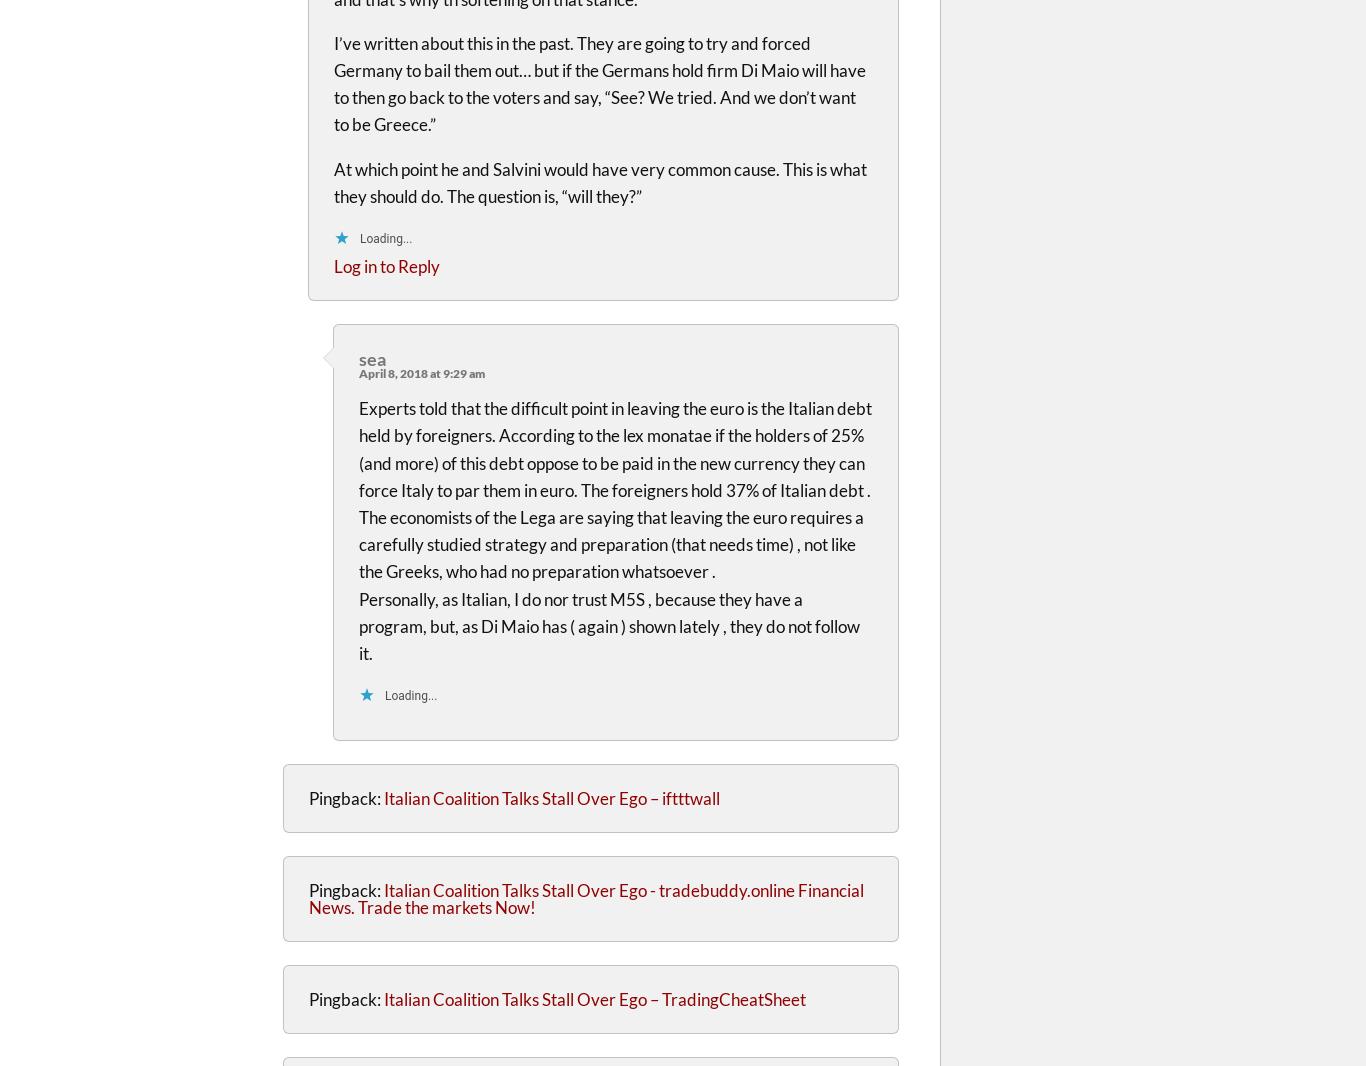  What do you see at coordinates (357, 357) in the screenshot?
I see `'sea'` at bounding box center [357, 357].